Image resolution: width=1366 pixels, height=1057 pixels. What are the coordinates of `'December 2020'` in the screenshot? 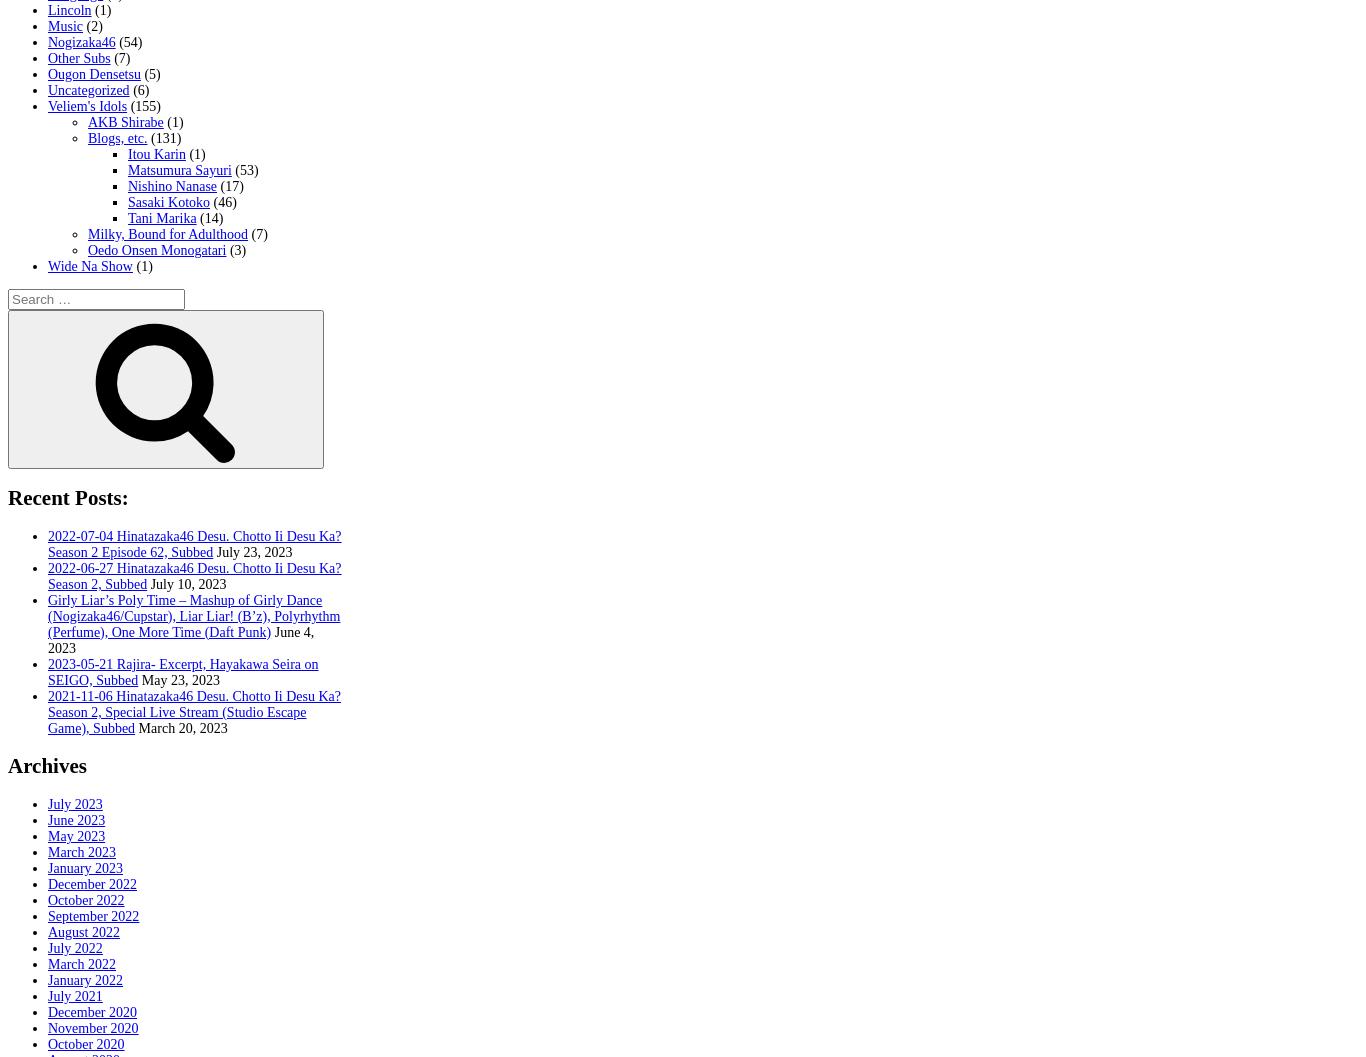 It's located at (92, 1010).